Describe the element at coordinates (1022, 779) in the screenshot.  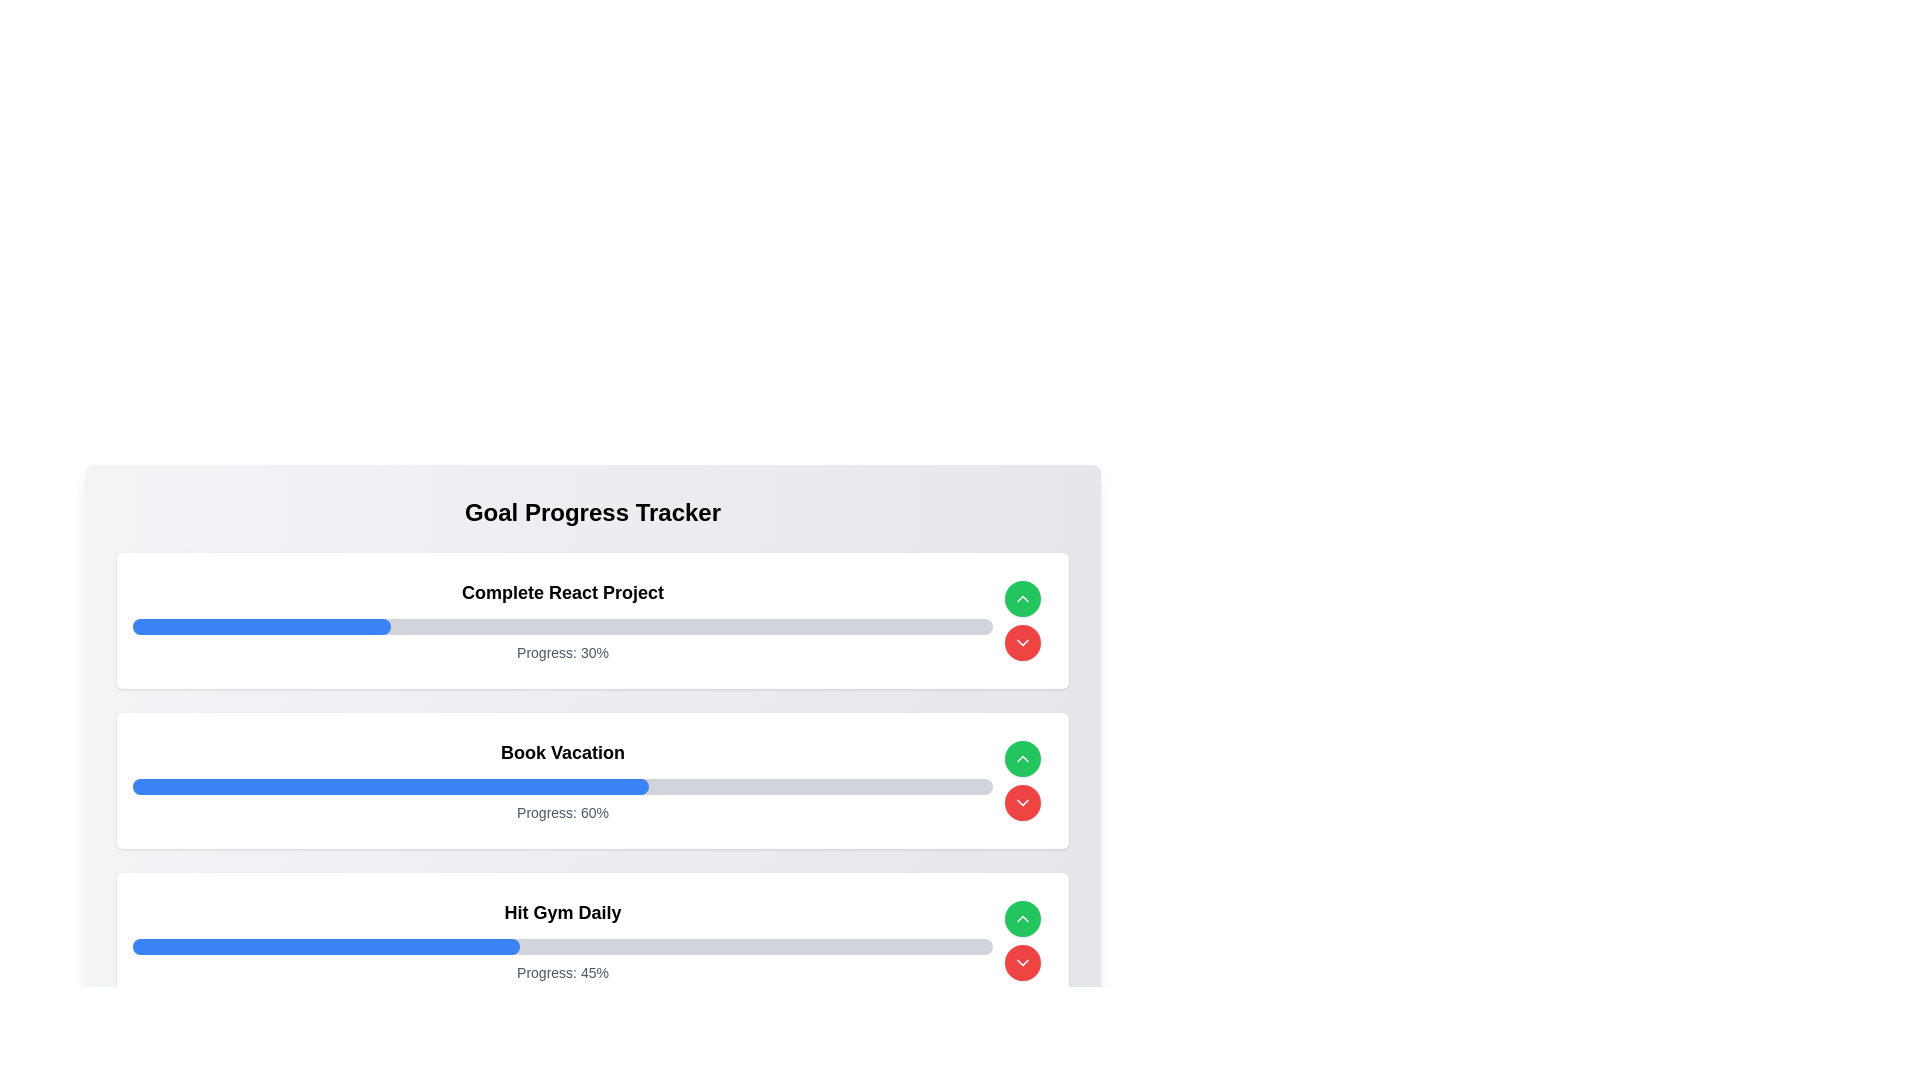
I see `the green button in the vertical button stack with chevron icons located to the right side of the 'Book Vacation - Progress: 60%' card` at that location.